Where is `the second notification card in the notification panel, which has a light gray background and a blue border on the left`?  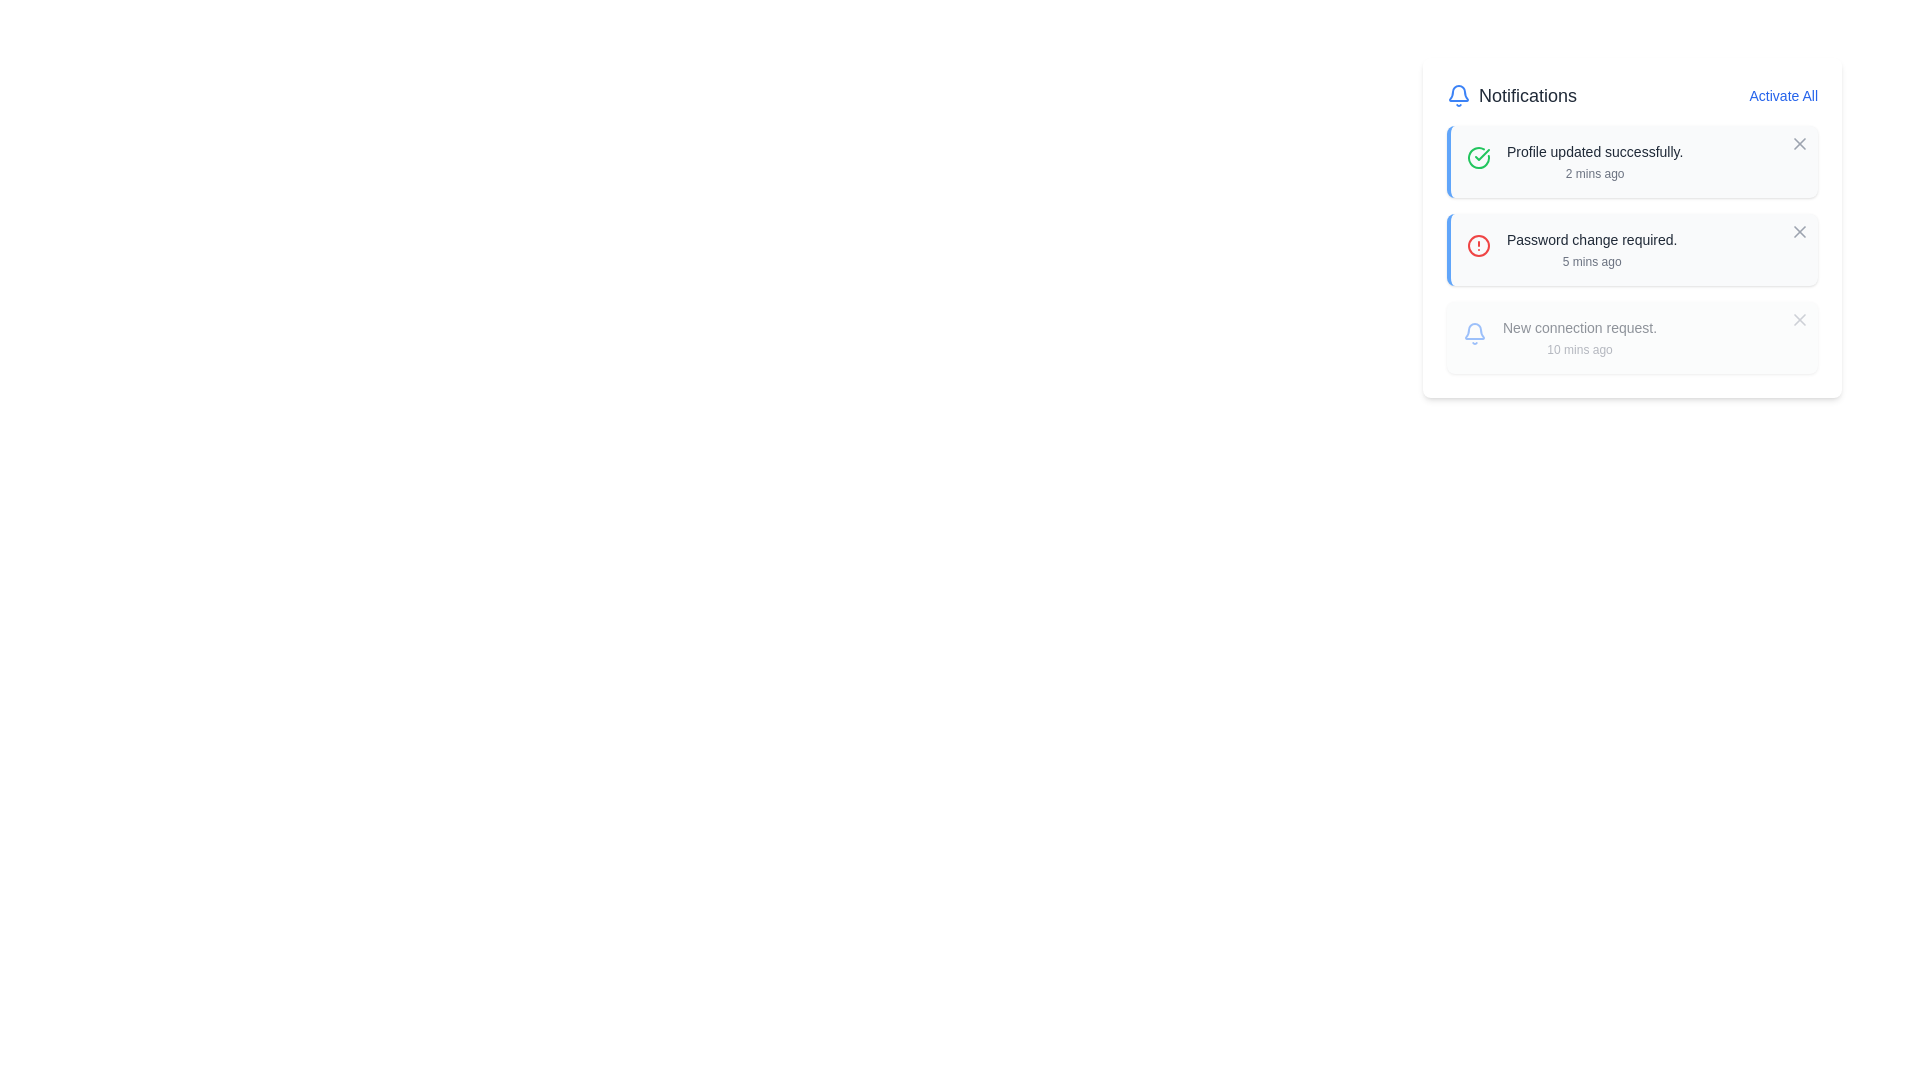 the second notification card in the notification panel, which has a light gray background and a blue border on the left is located at coordinates (1632, 226).